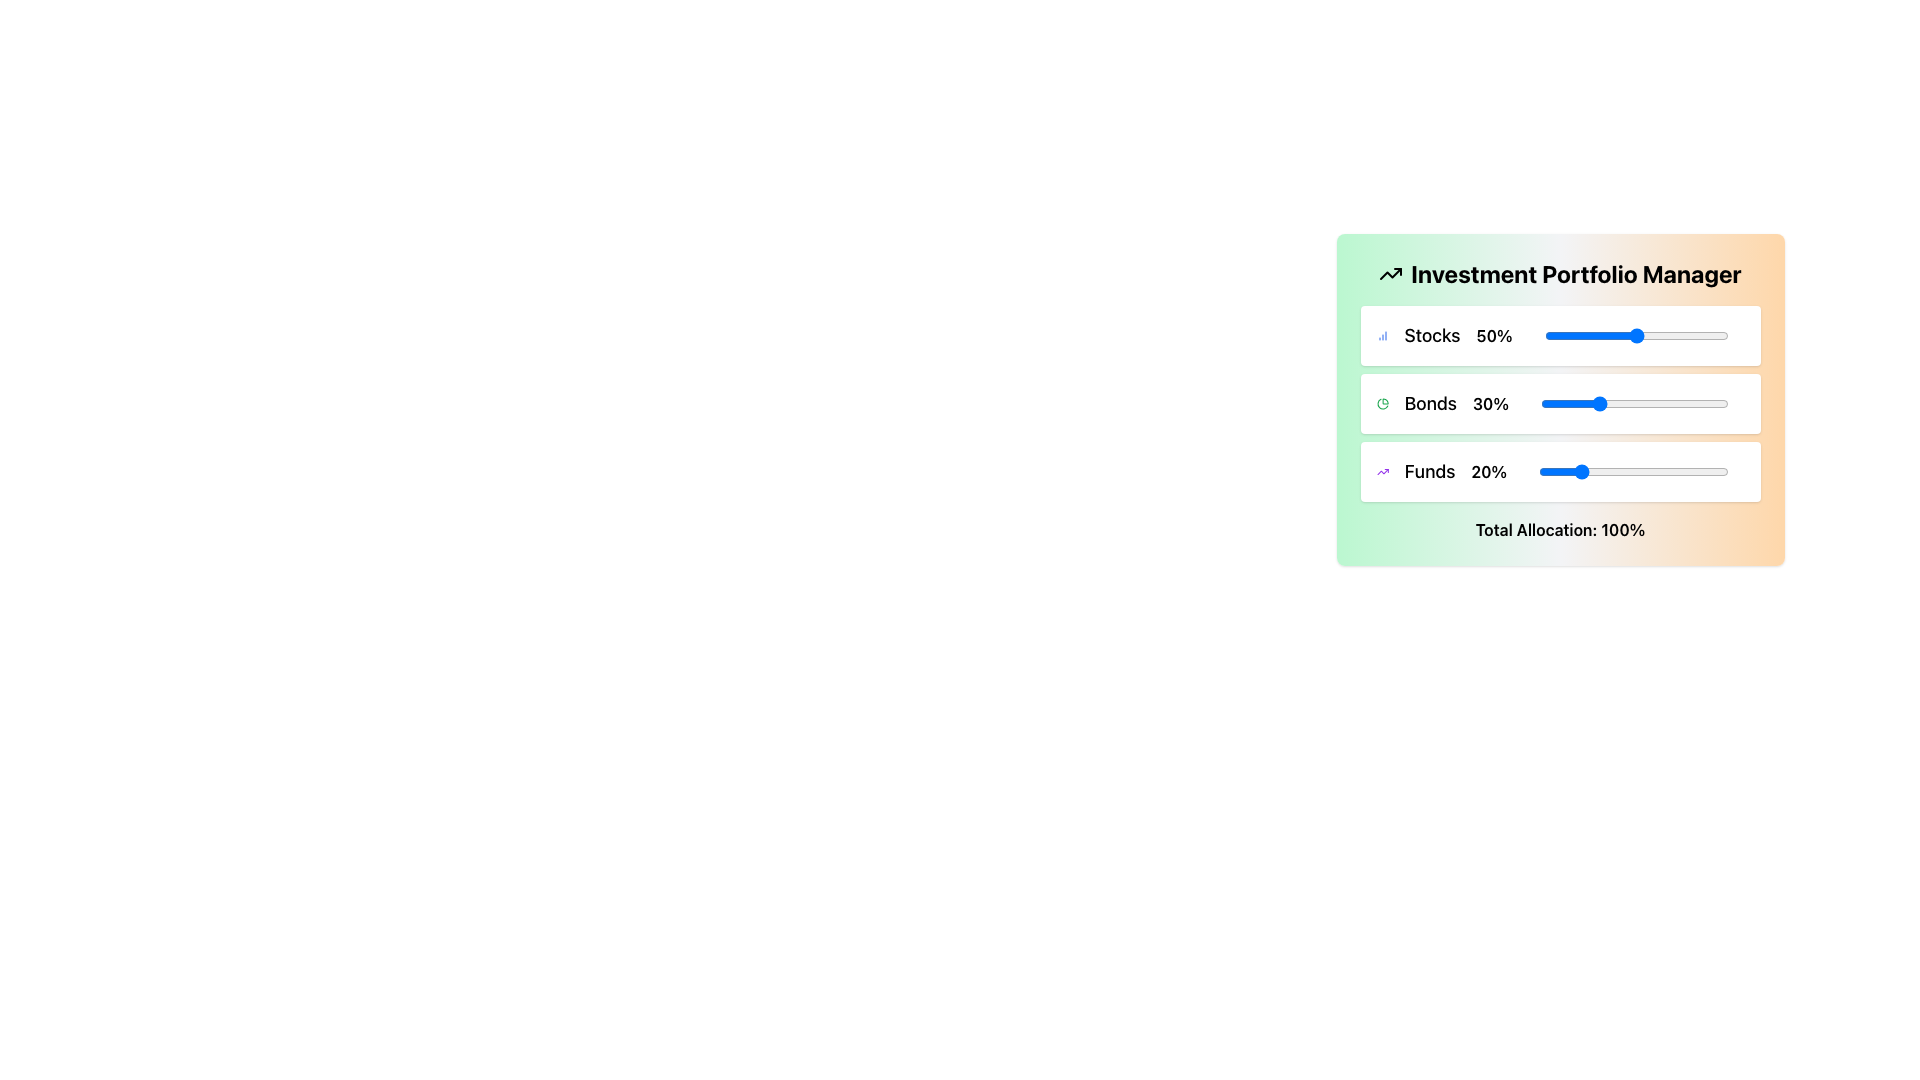 The width and height of the screenshot is (1920, 1080). Describe the element at coordinates (1705, 334) in the screenshot. I see `the allocation percentage of the Stocks slider` at that location.